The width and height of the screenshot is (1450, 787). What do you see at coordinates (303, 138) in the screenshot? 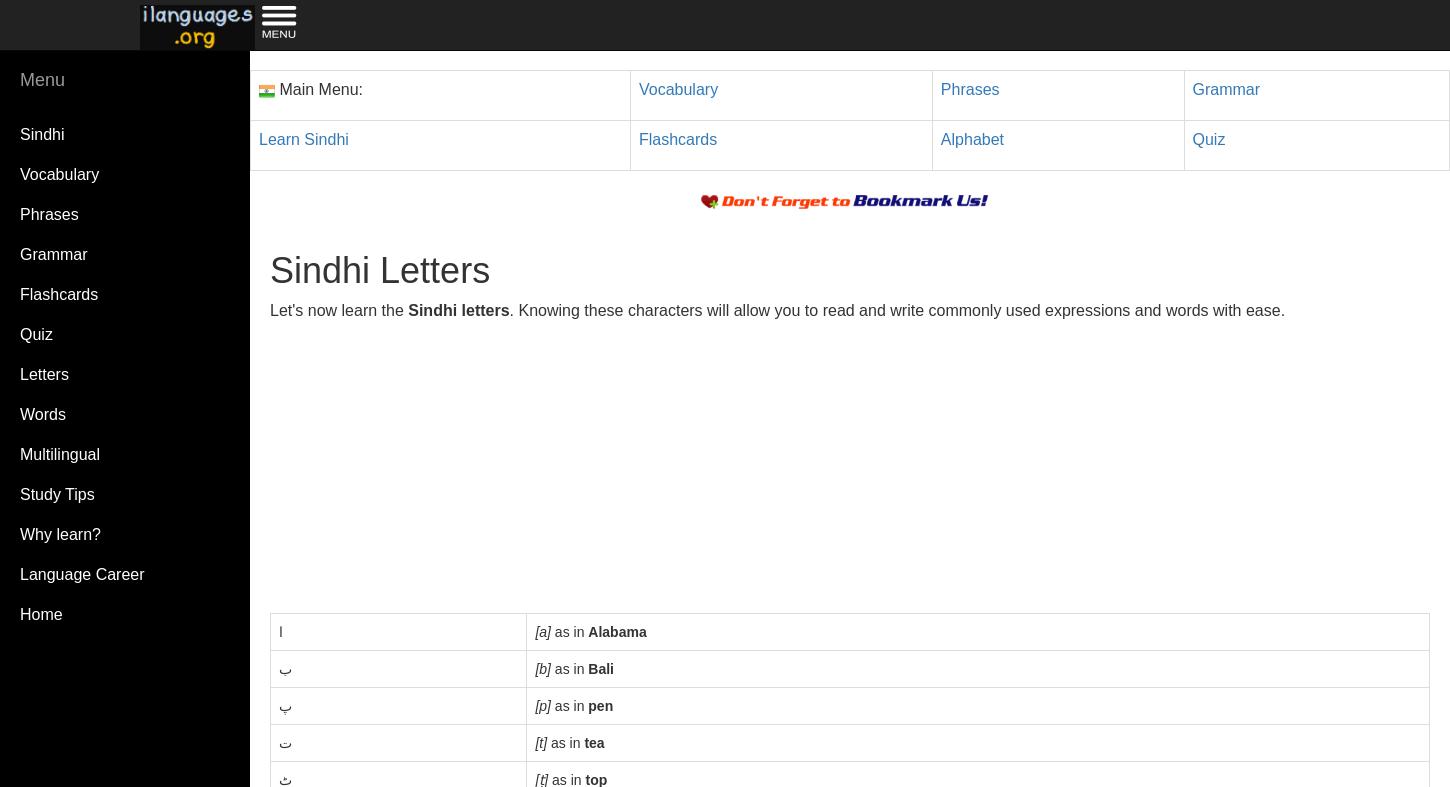
I see `'Learn Sindhi'` at bounding box center [303, 138].